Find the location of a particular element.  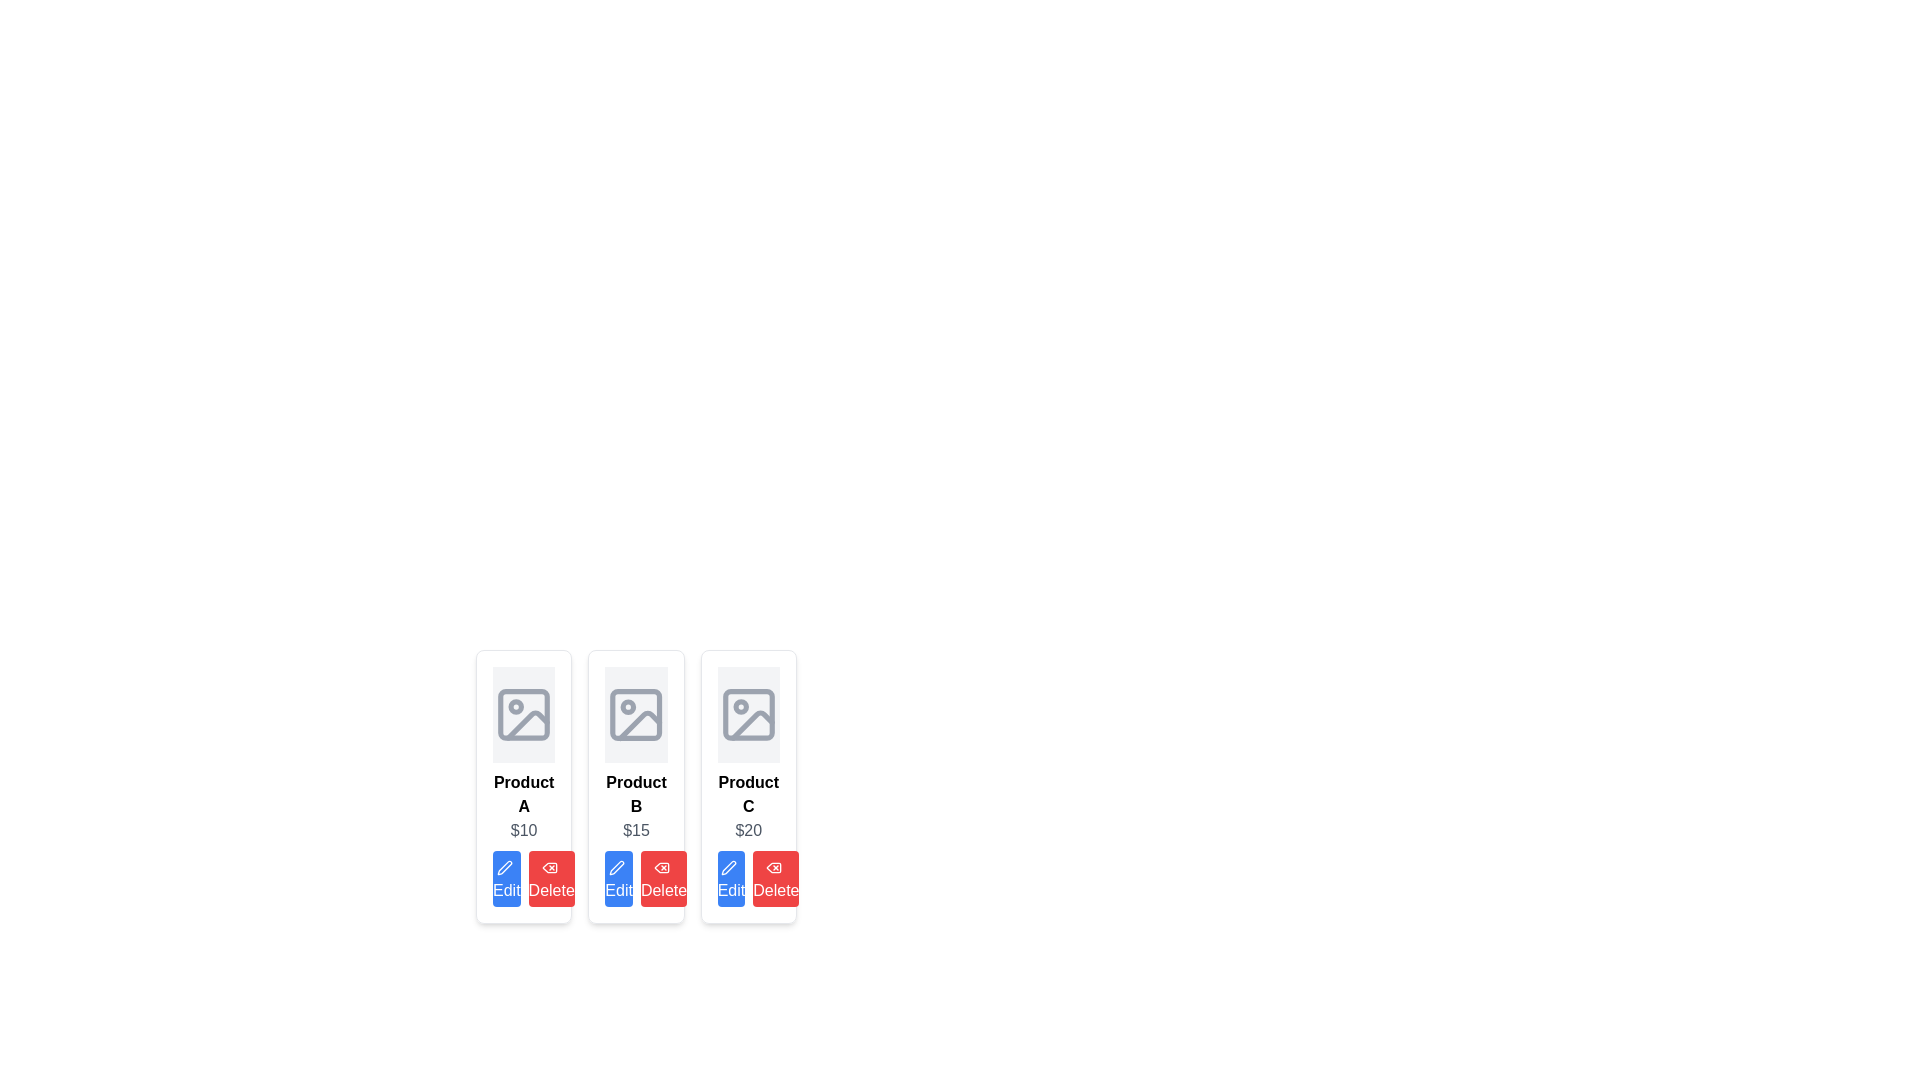

the blue 'Edit' button with white text and a pen icon to change its background color is located at coordinates (506, 878).